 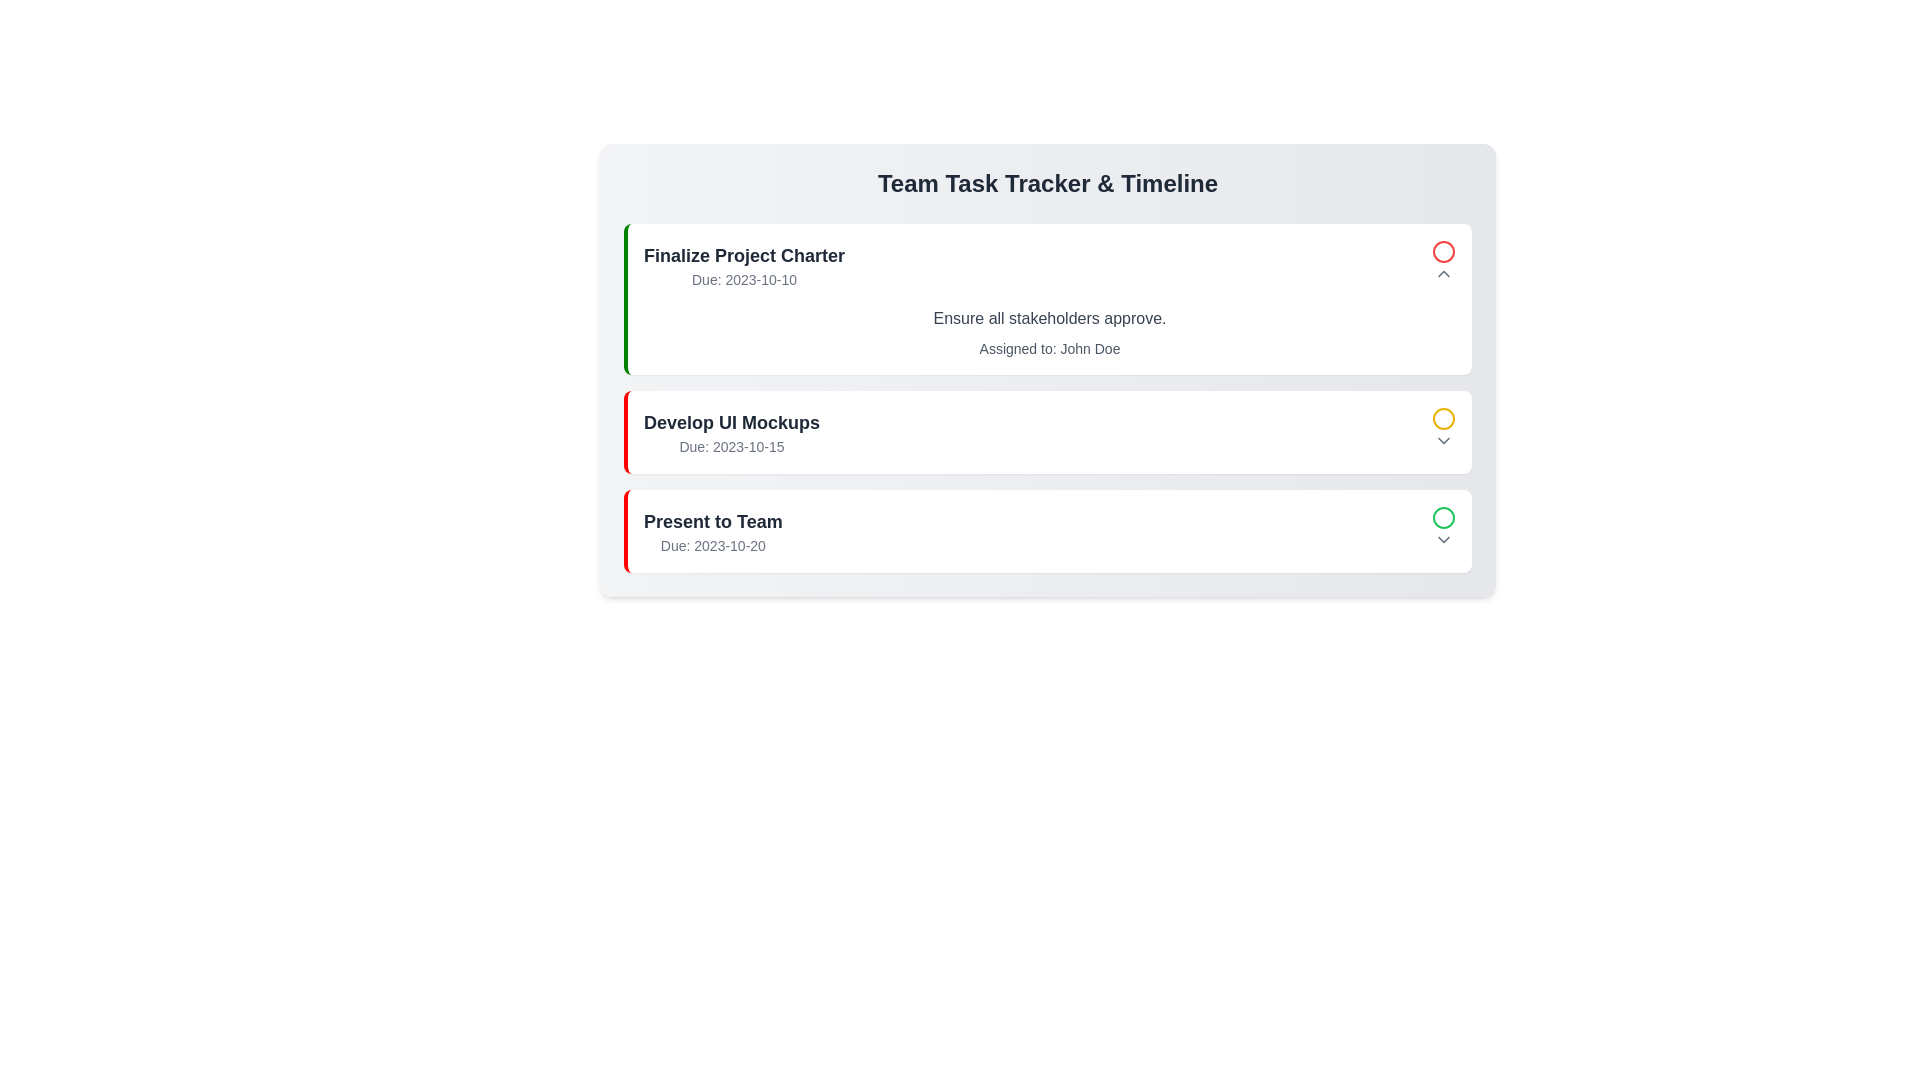 What do you see at coordinates (1046, 431) in the screenshot?
I see `the second Task card in the list` at bounding box center [1046, 431].